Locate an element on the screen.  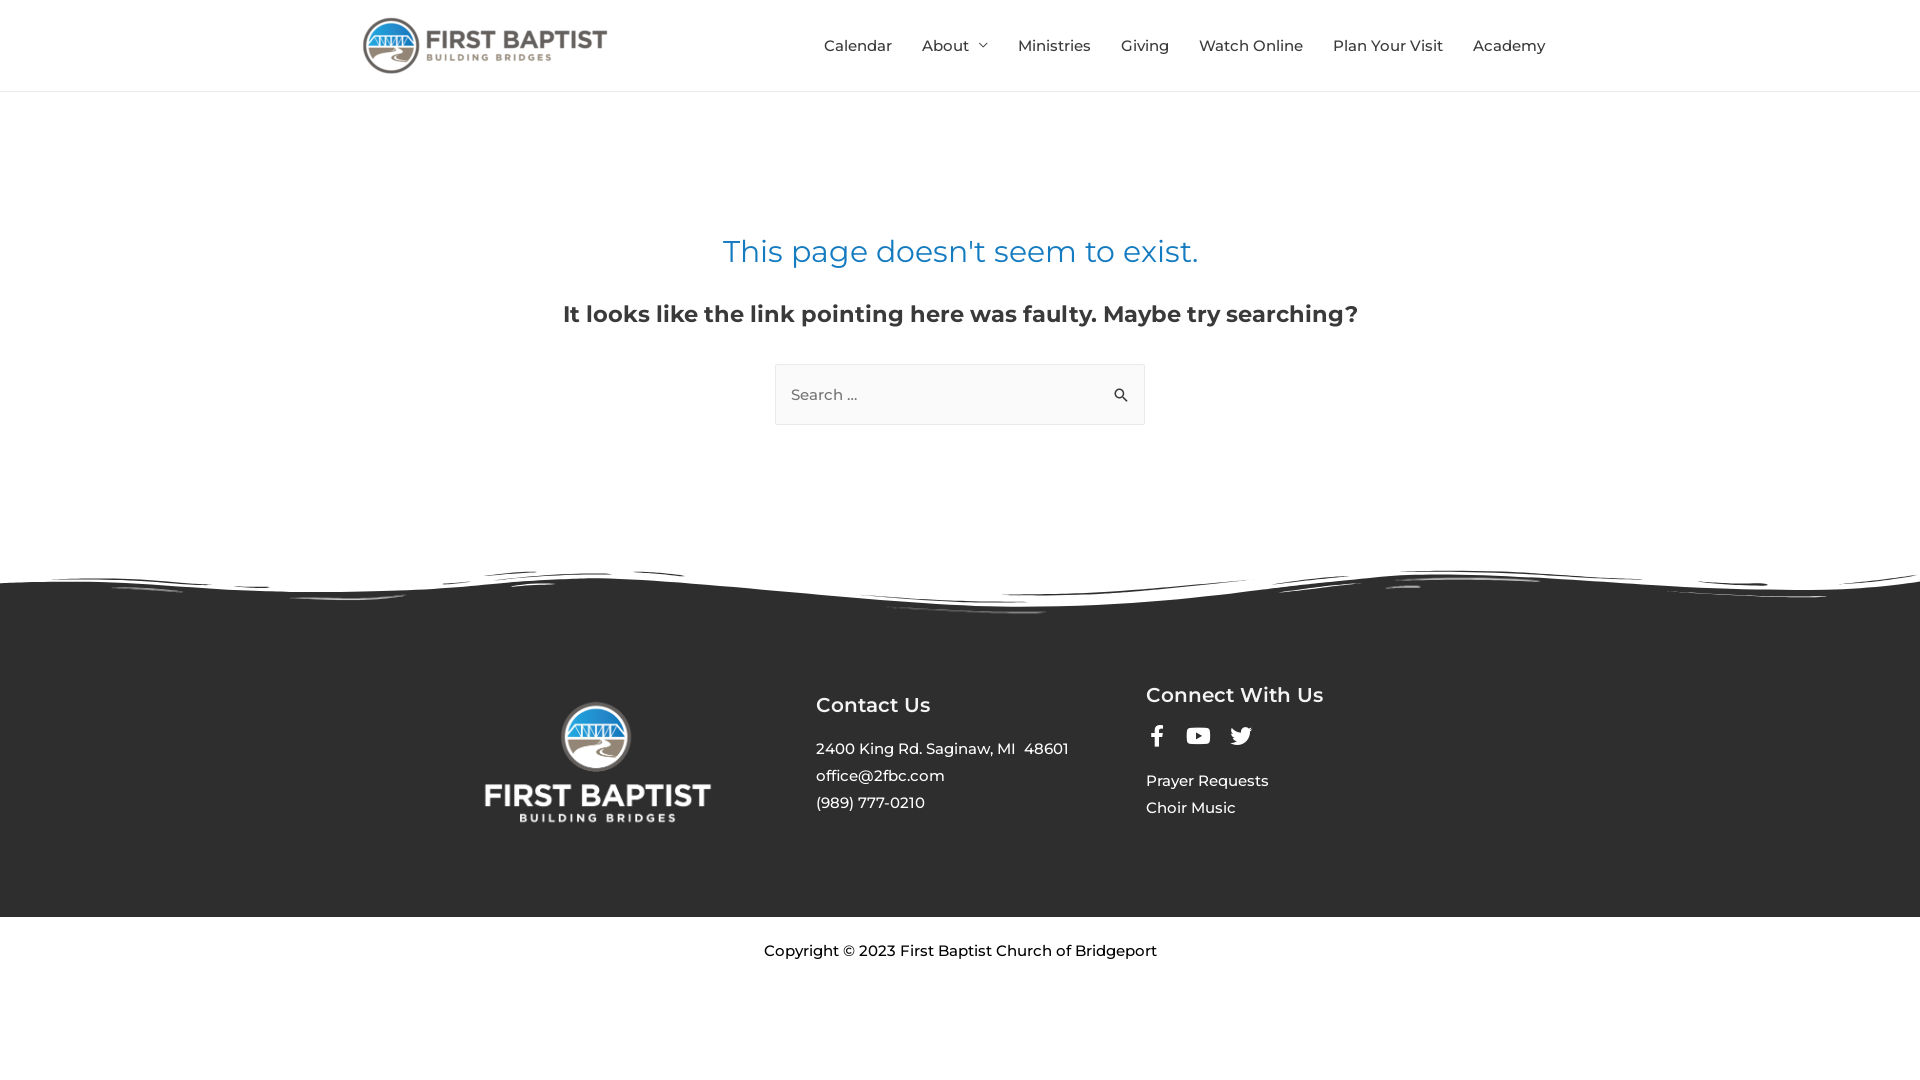
'About' is located at coordinates (906, 45).